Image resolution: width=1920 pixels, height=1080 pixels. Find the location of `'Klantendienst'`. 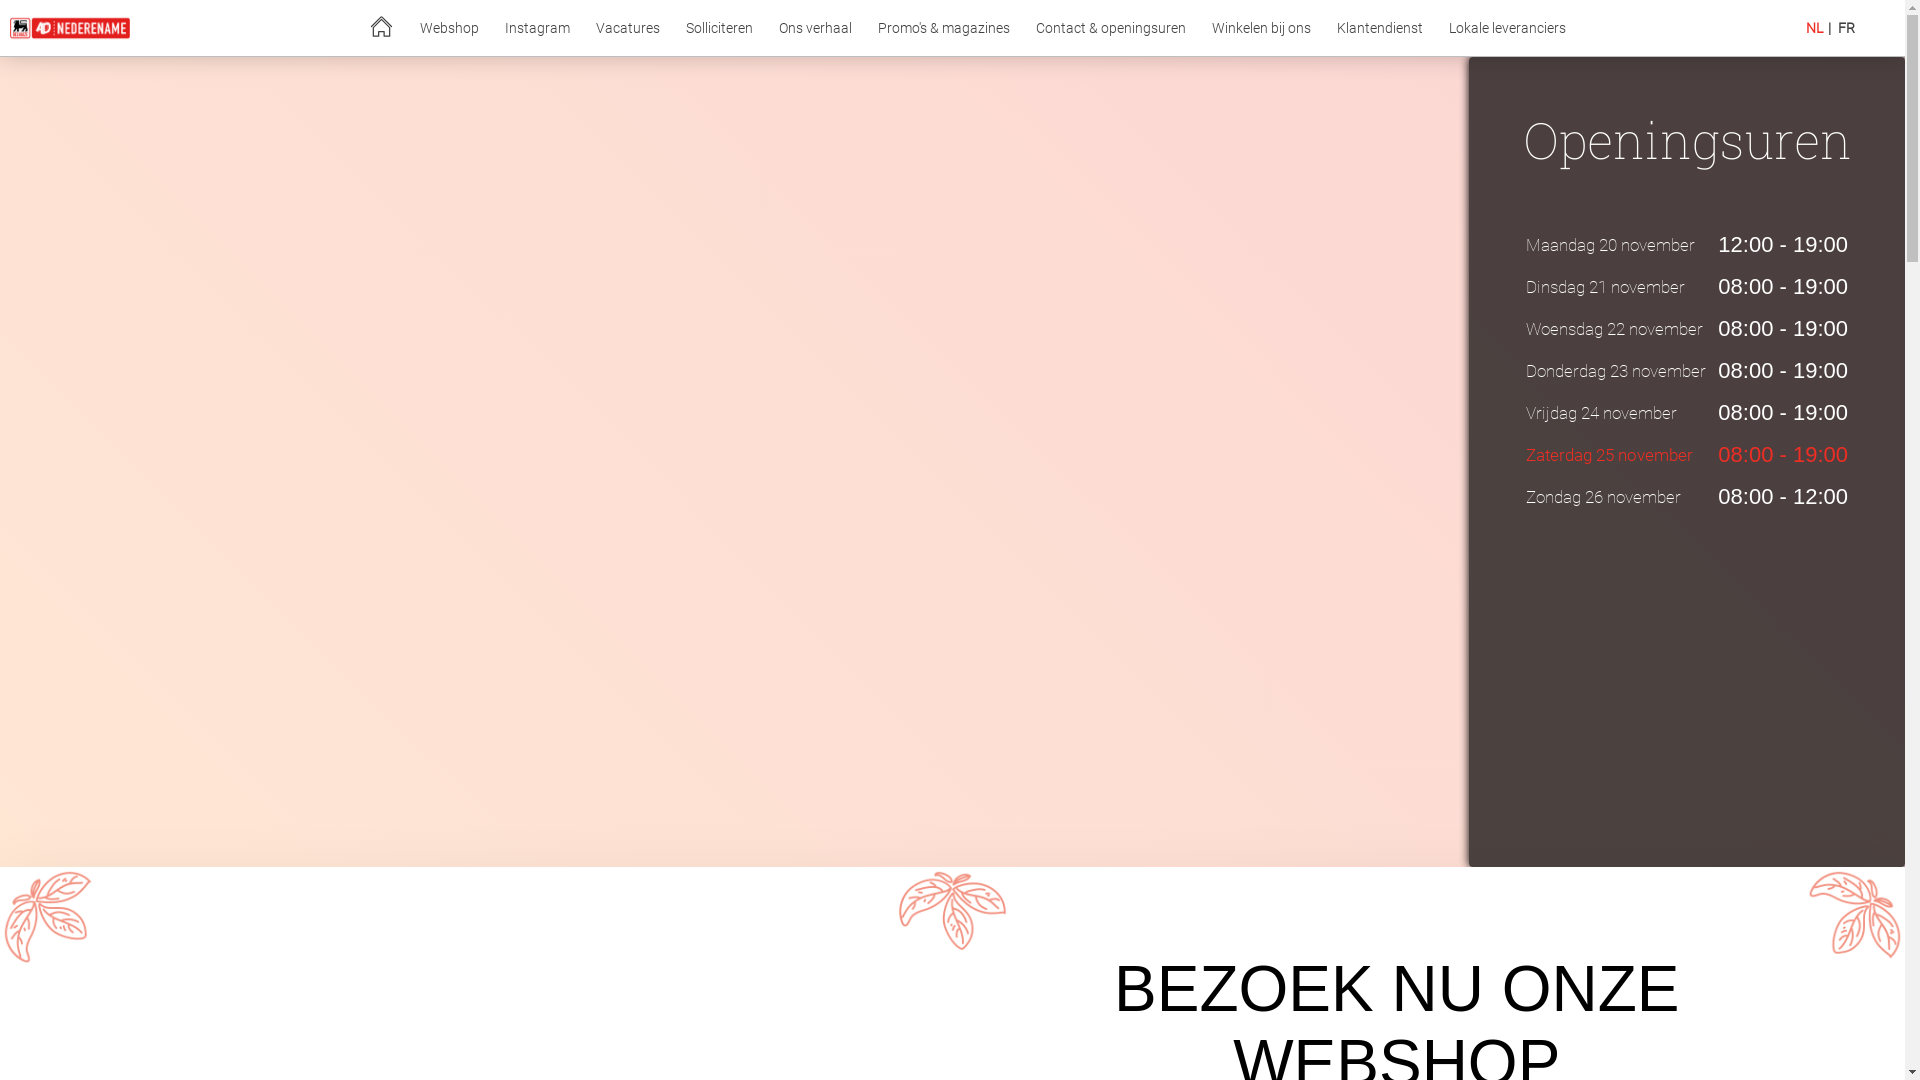

'Klantendienst' is located at coordinates (1324, 27).